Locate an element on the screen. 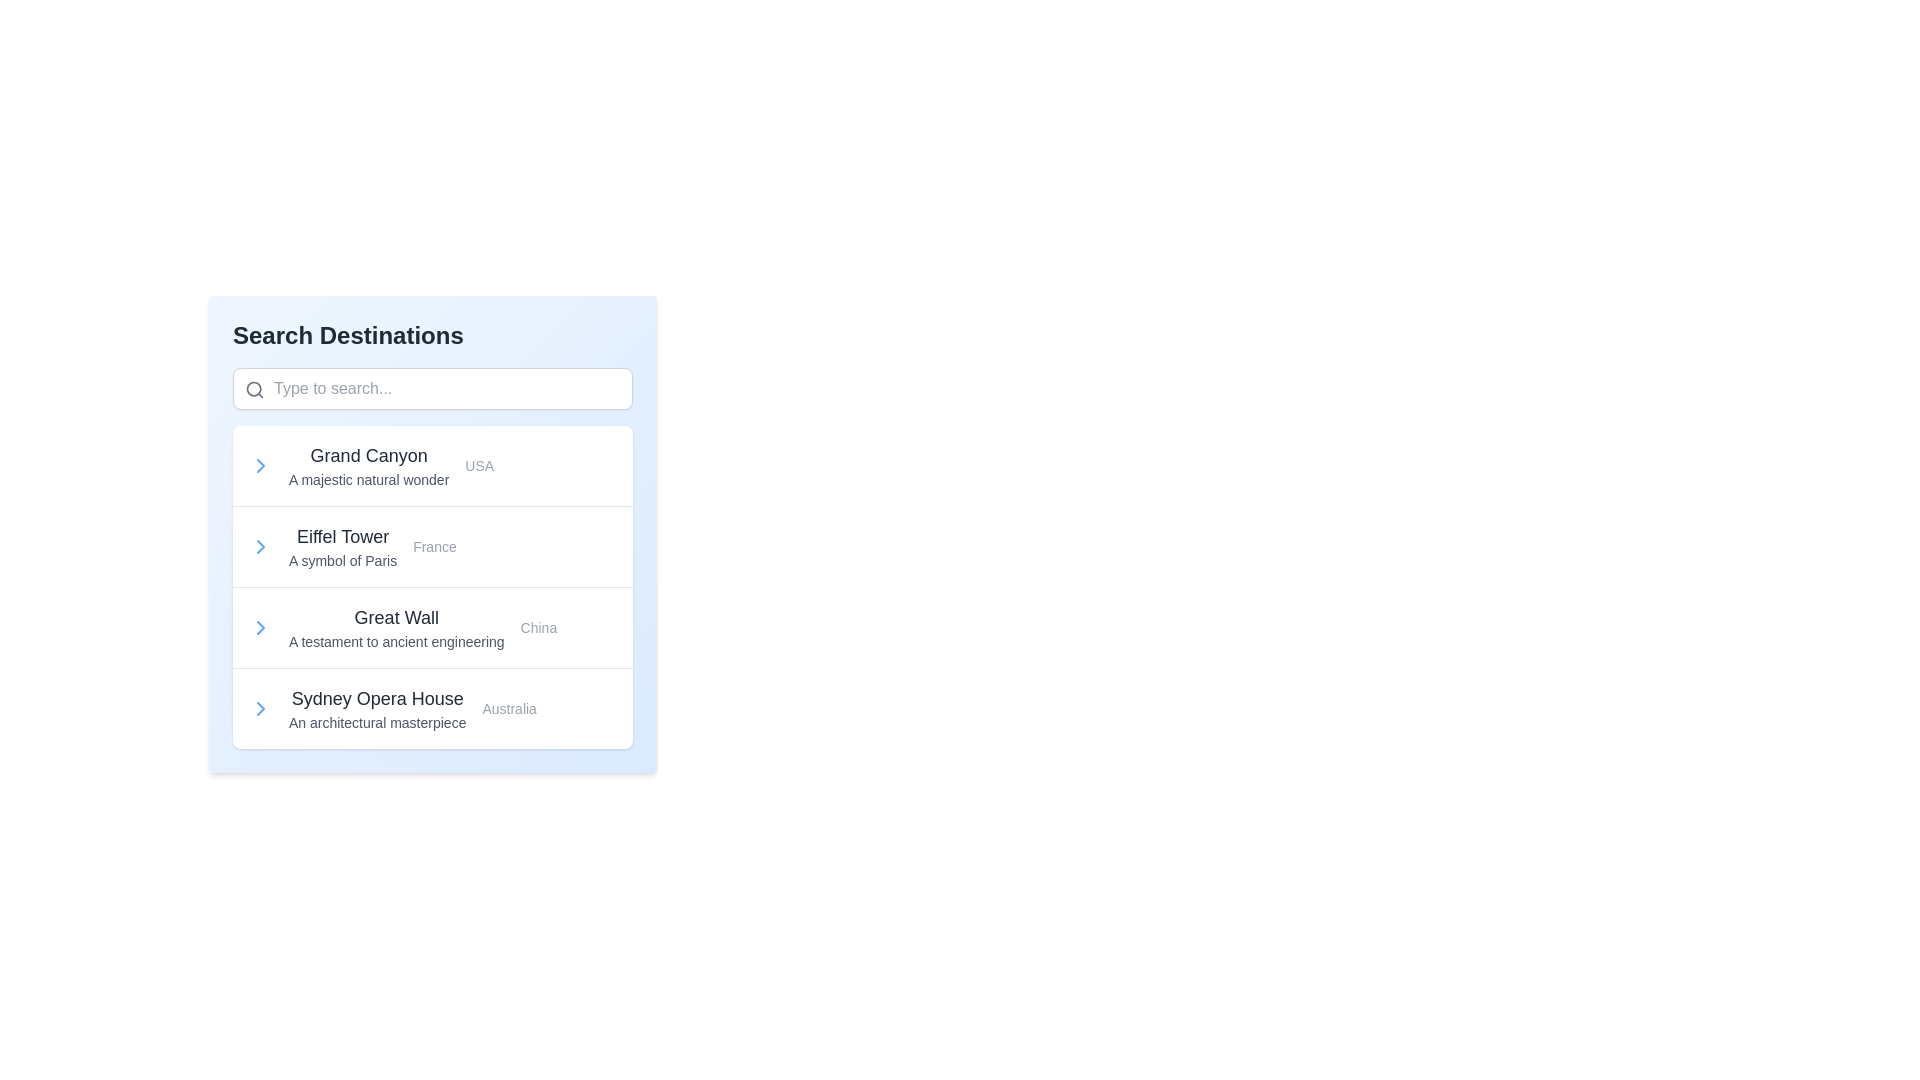  the text-based informational block containing 'Sydney Opera House' for selection within the list of destinations in the 'Search Destinations' panel is located at coordinates (377, 708).